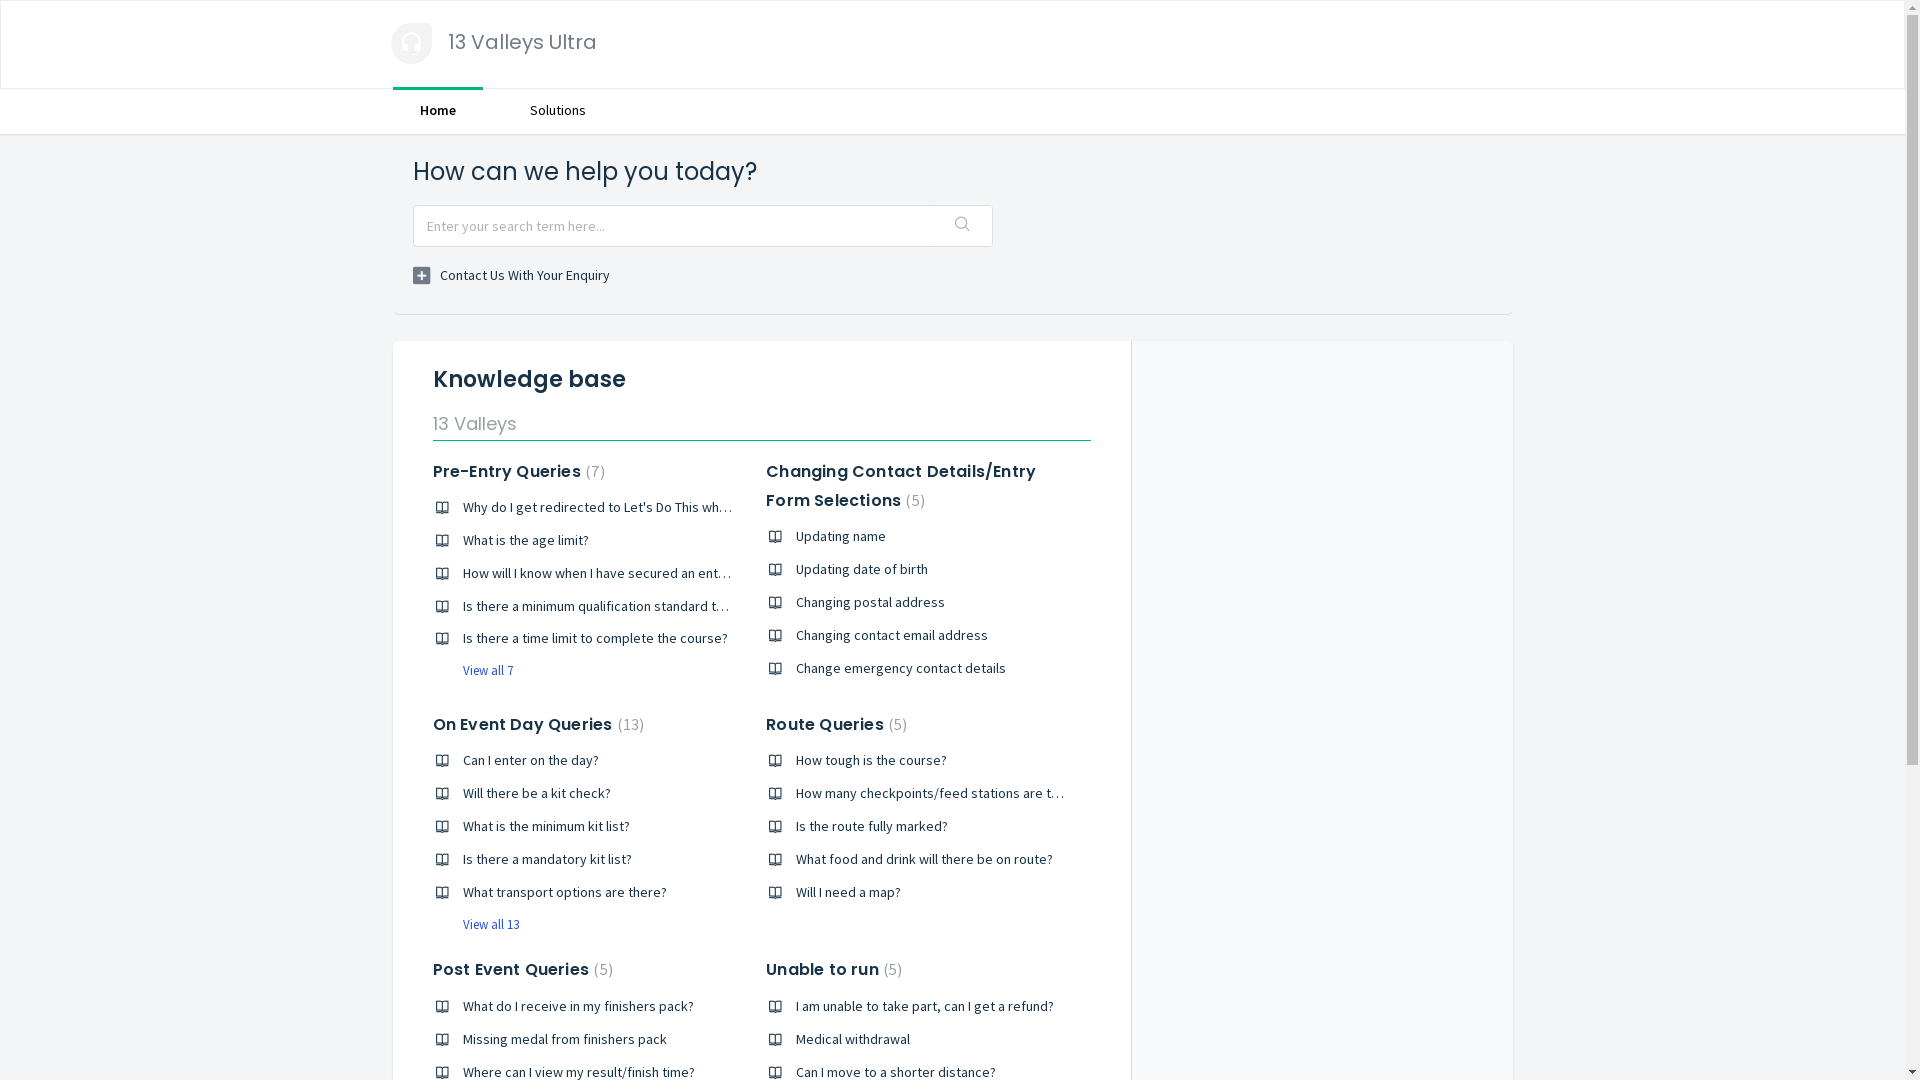 The height and width of the screenshot is (1080, 1920). Describe the element at coordinates (924, 1006) in the screenshot. I see `'I am unable to take part, can I get a refund?'` at that location.